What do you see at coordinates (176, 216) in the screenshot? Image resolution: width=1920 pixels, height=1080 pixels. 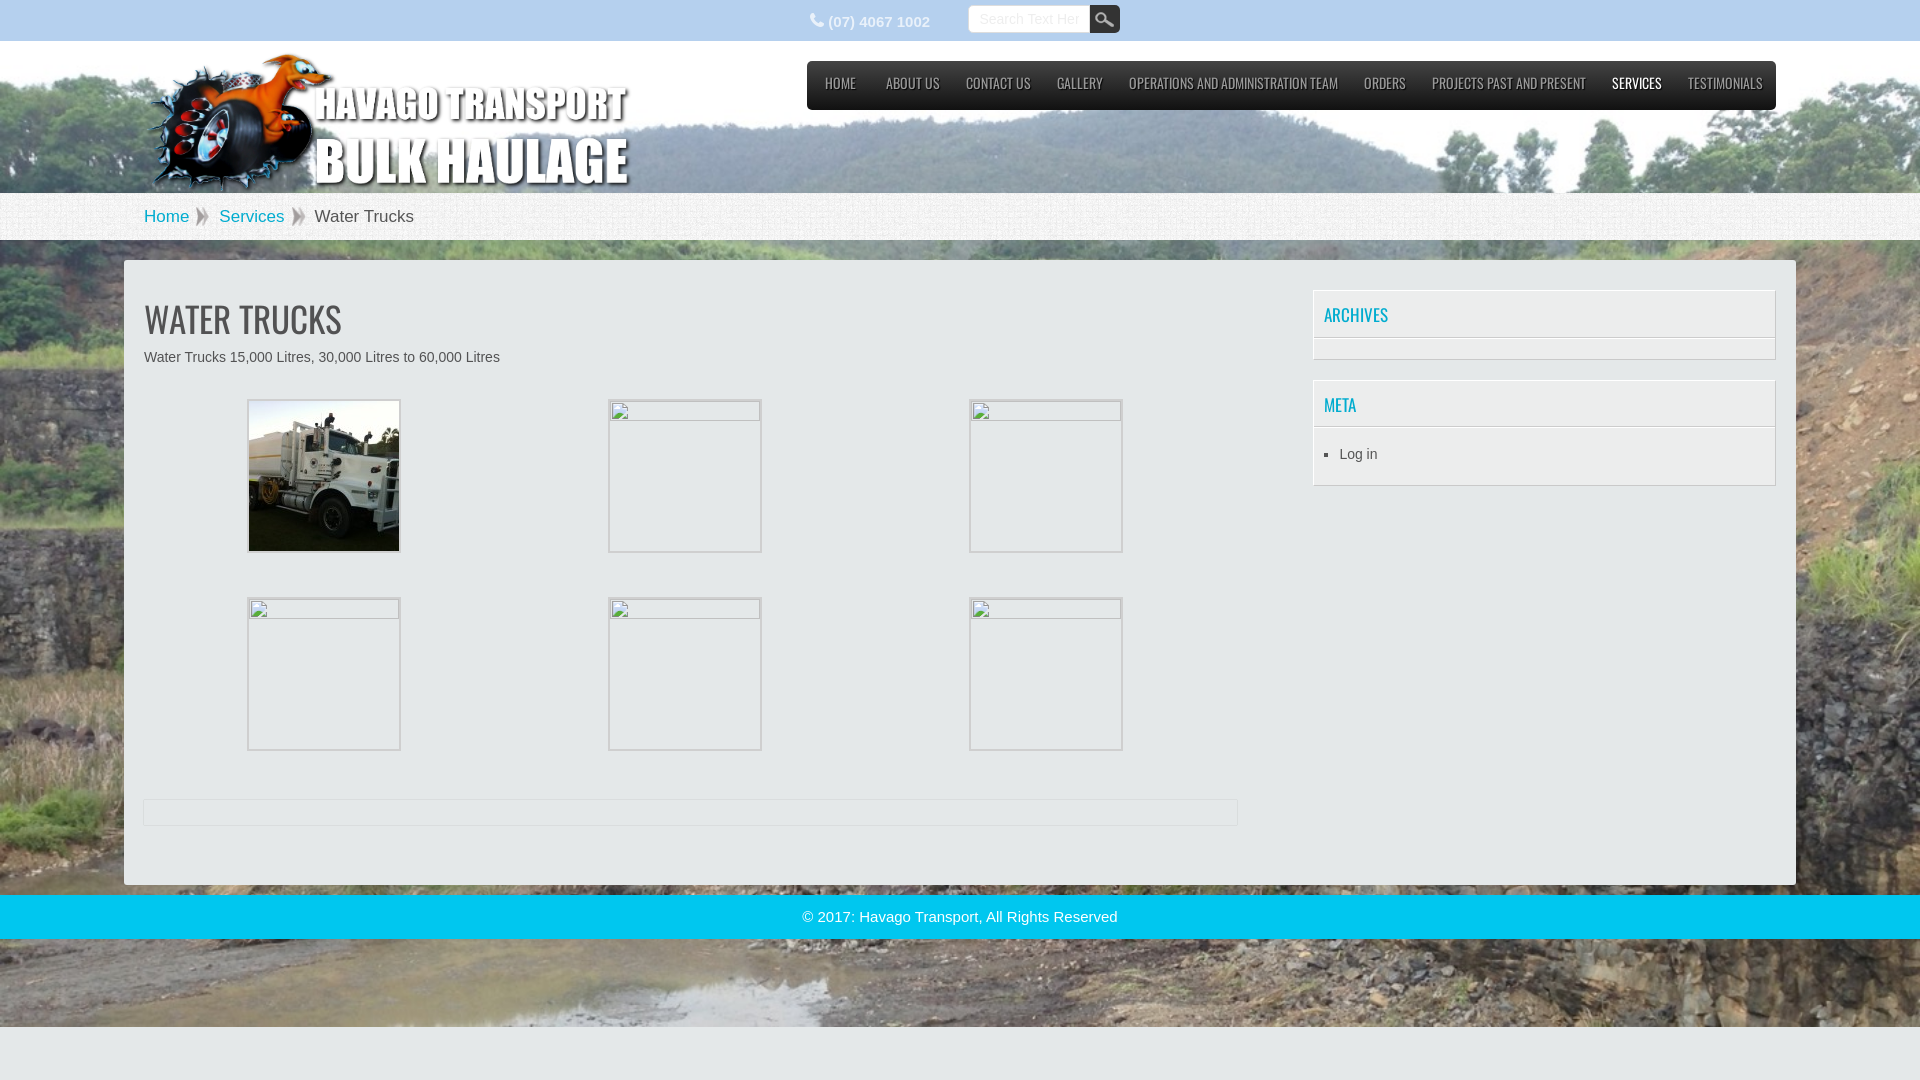 I see `'Home'` at bounding box center [176, 216].